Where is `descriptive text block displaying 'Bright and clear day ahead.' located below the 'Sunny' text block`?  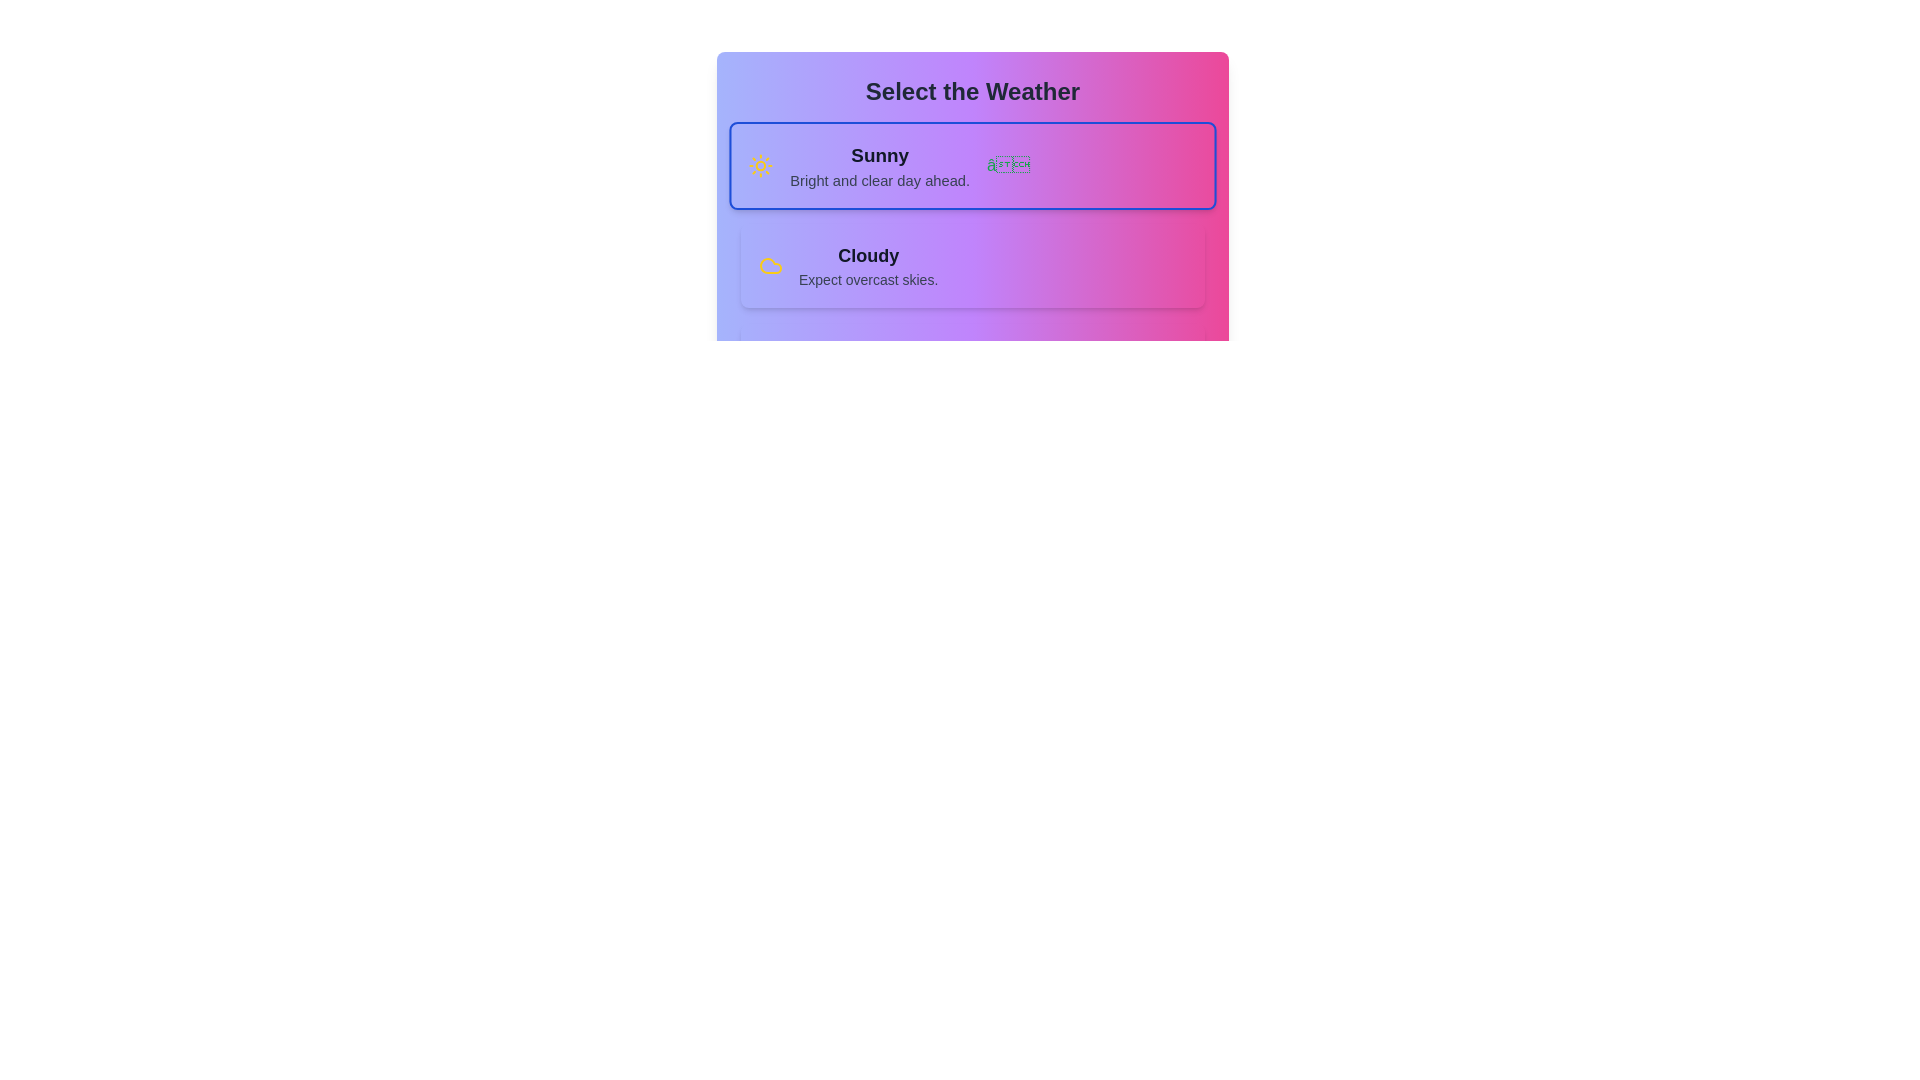
descriptive text block displaying 'Bright and clear day ahead.' located below the 'Sunny' text block is located at coordinates (880, 180).